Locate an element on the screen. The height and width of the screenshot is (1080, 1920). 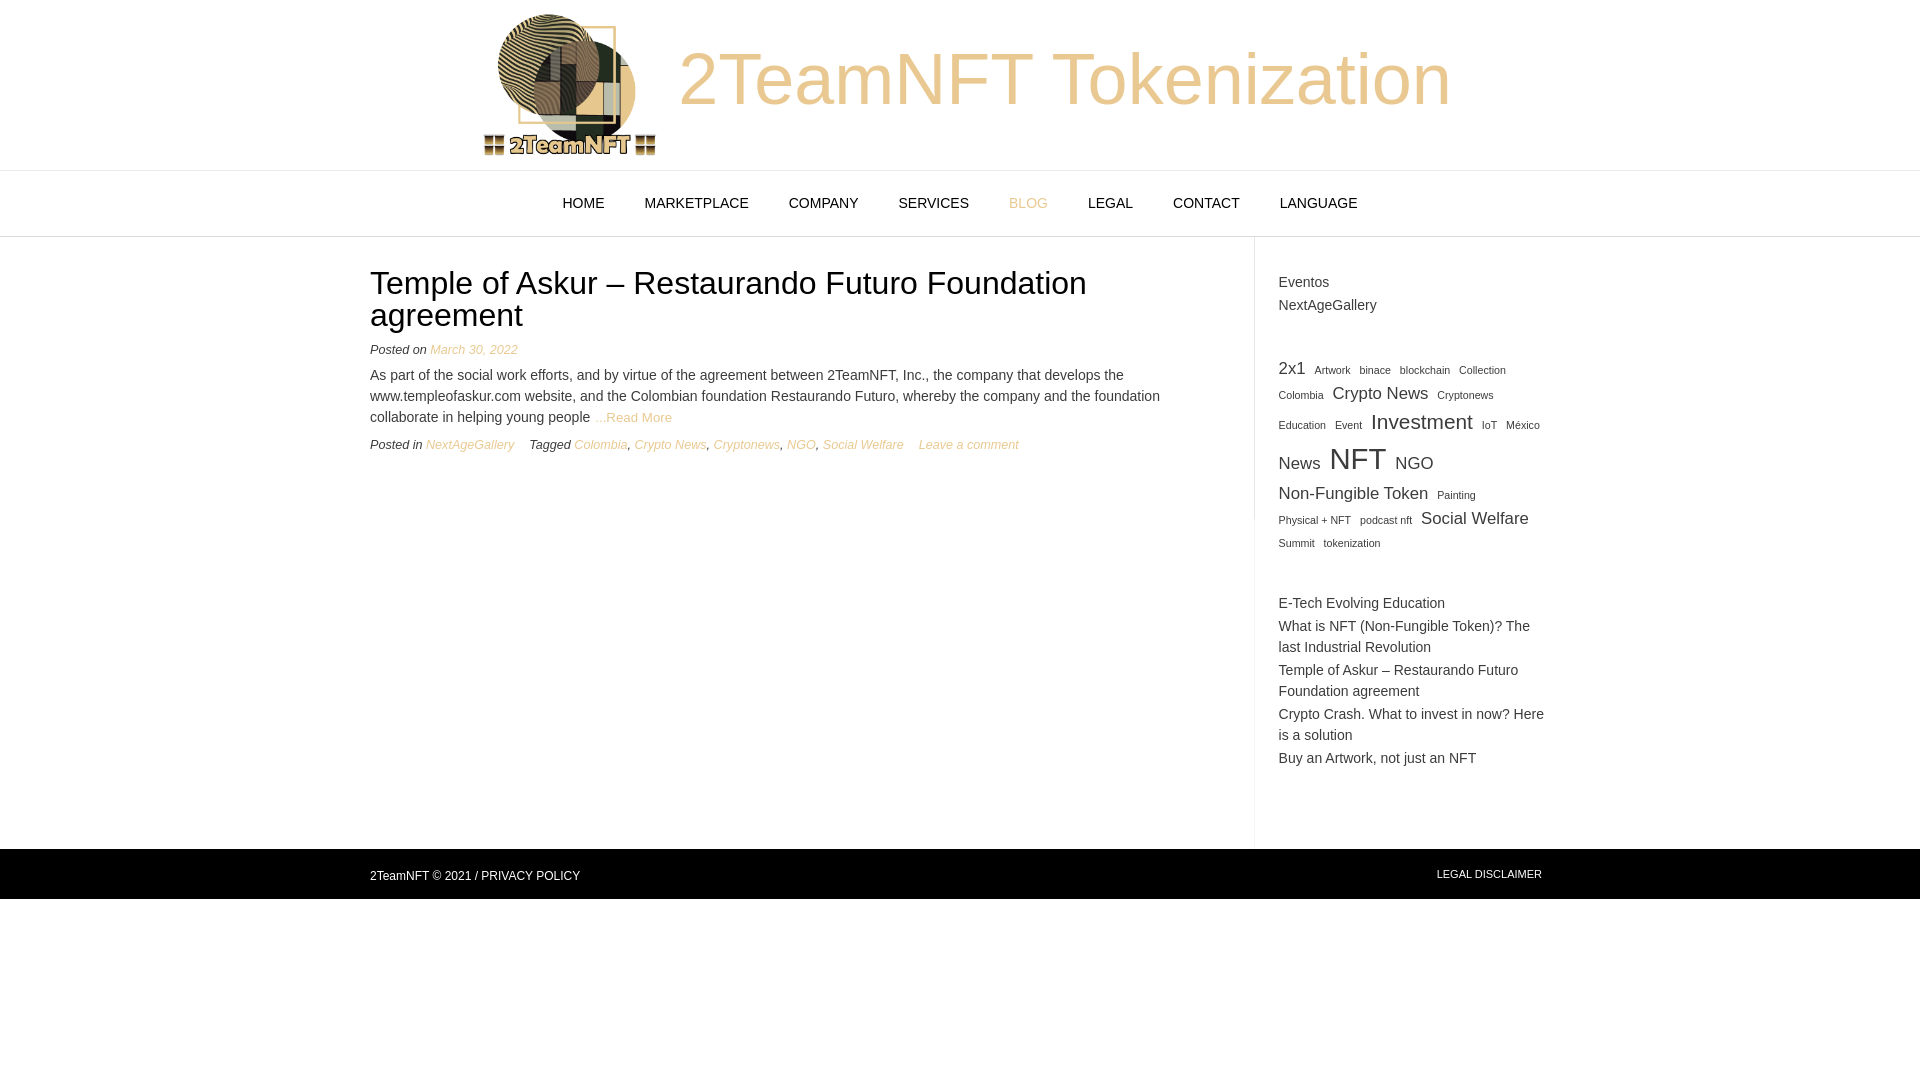
'blockchain' is located at coordinates (1424, 370).